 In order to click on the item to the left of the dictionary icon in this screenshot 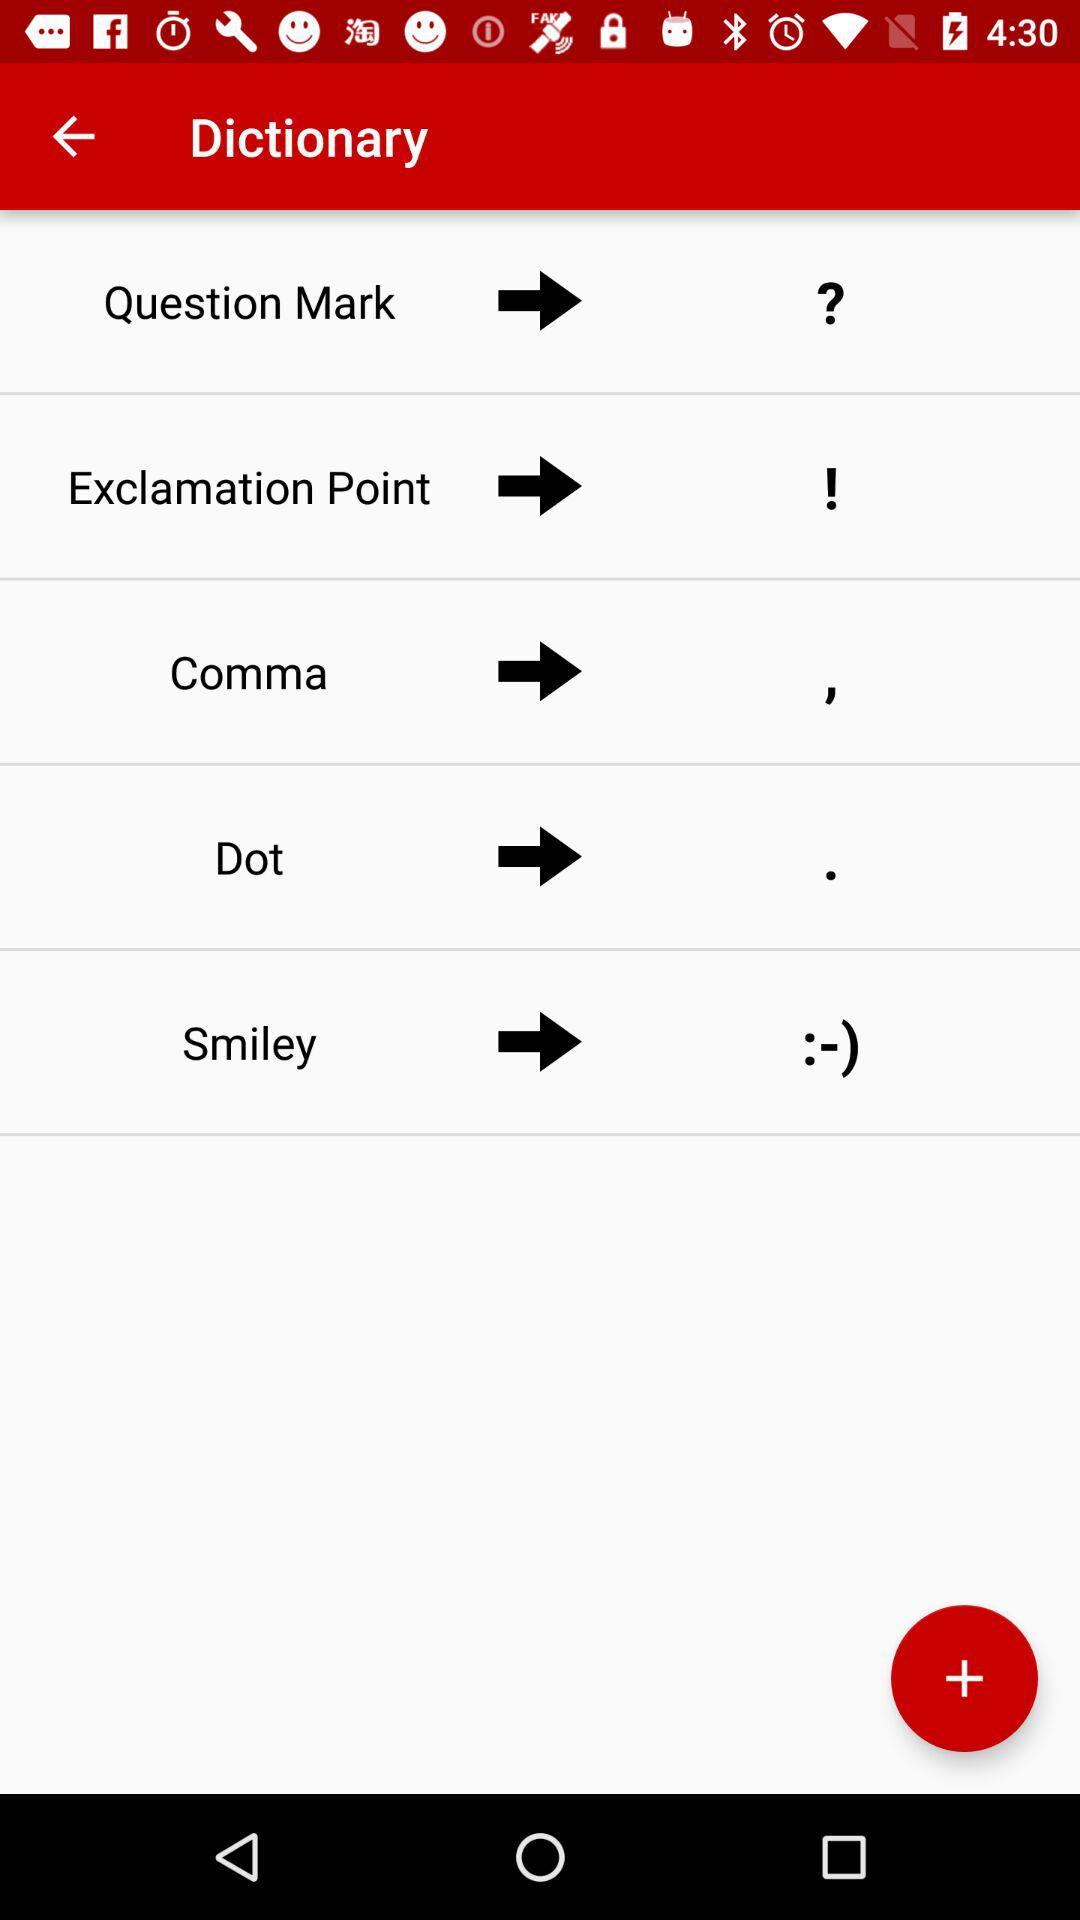, I will do `click(72, 135)`.